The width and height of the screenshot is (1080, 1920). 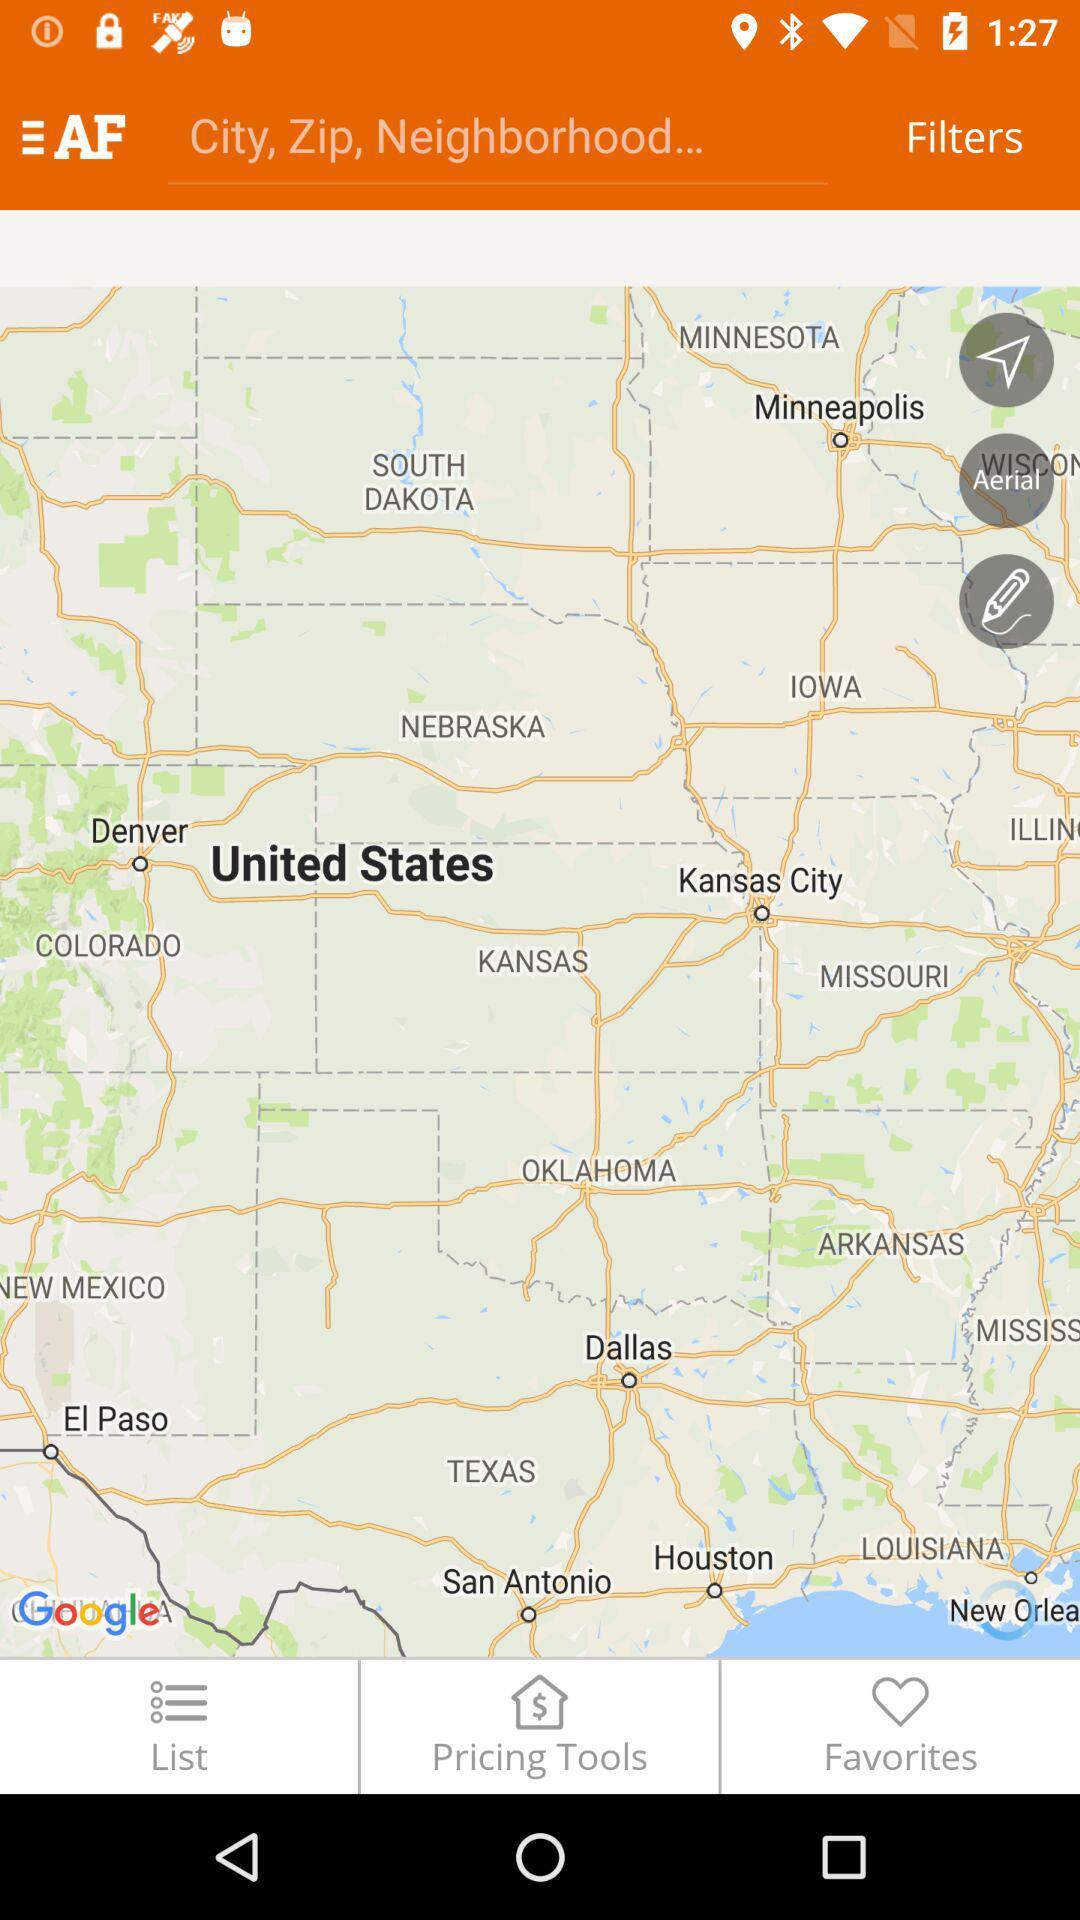 What do you see at coordinates (1006, 360) in the screenshot?
I see `to sail` at bounding box center [1006, 360].